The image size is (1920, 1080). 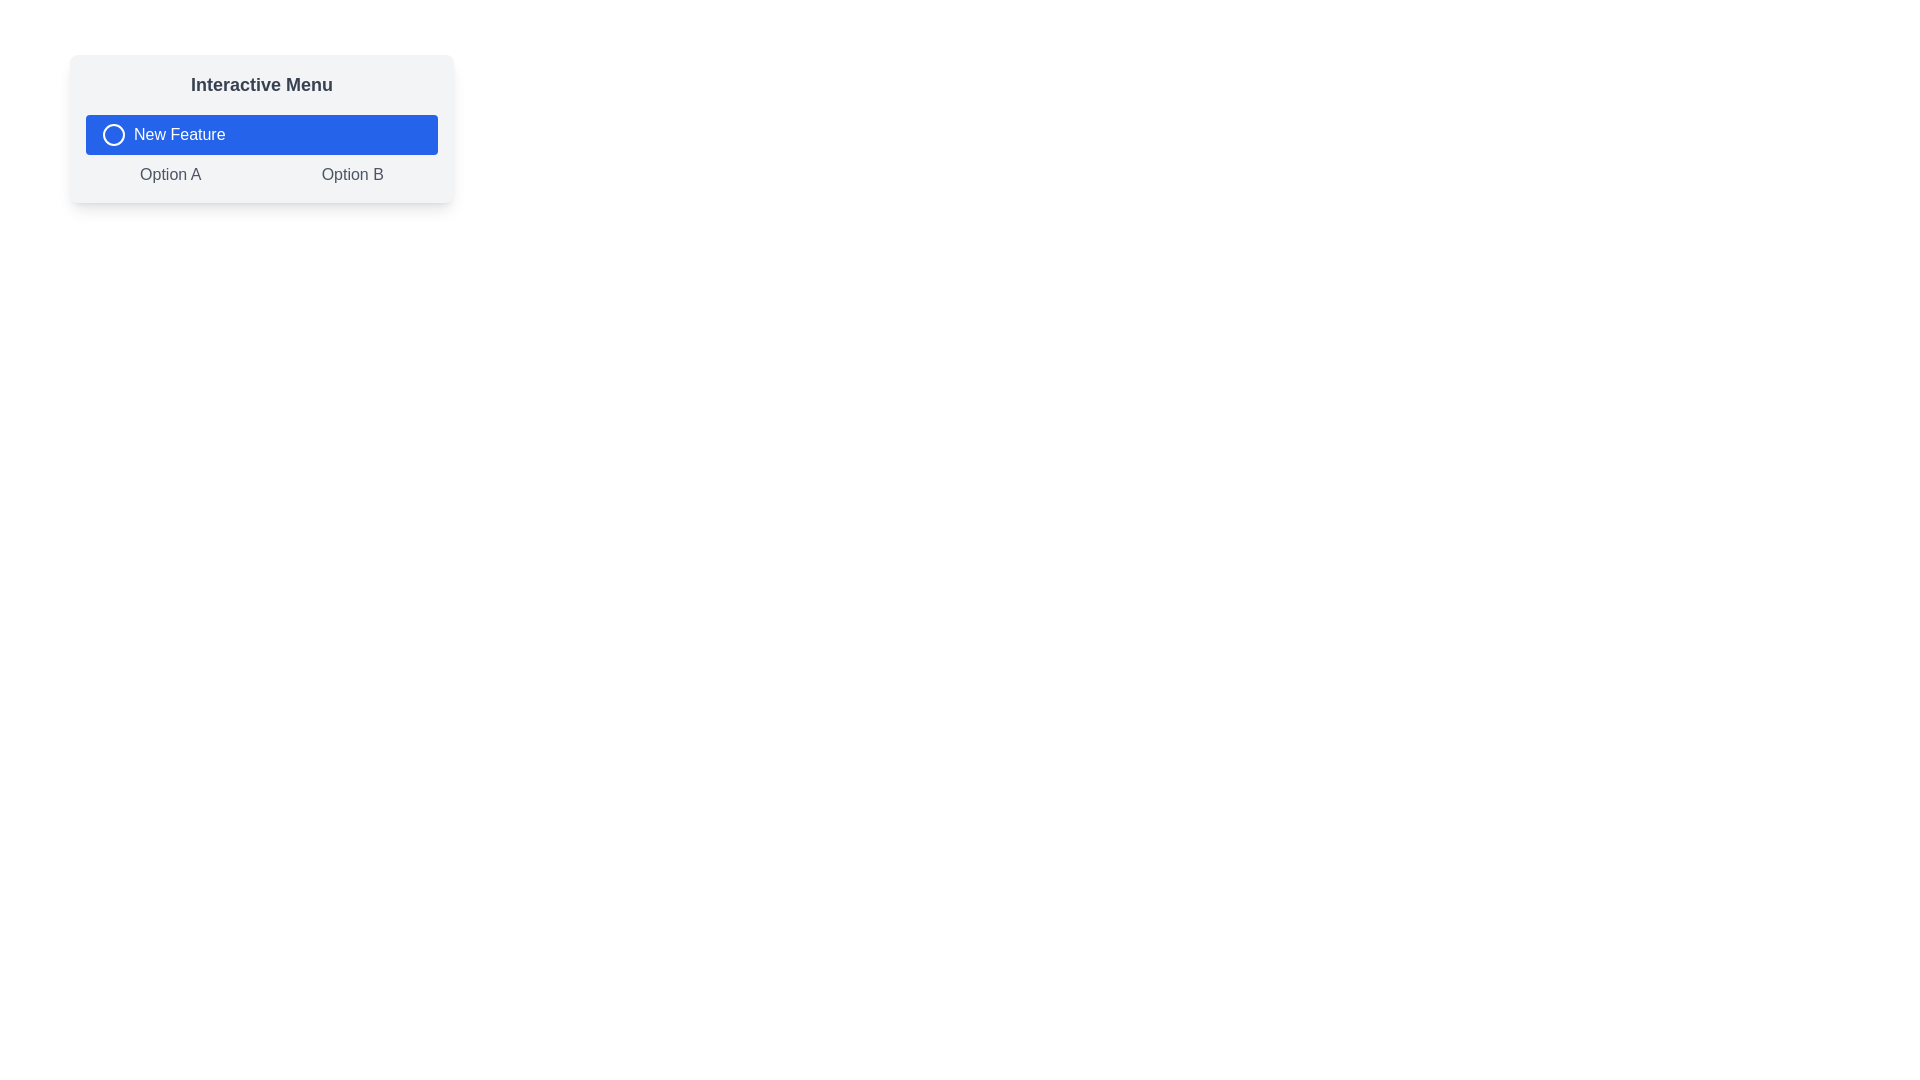 I want to click on the text option 'Option B', which is styled in gray and transitions to blue when hovered, so click(x=352, y=173).